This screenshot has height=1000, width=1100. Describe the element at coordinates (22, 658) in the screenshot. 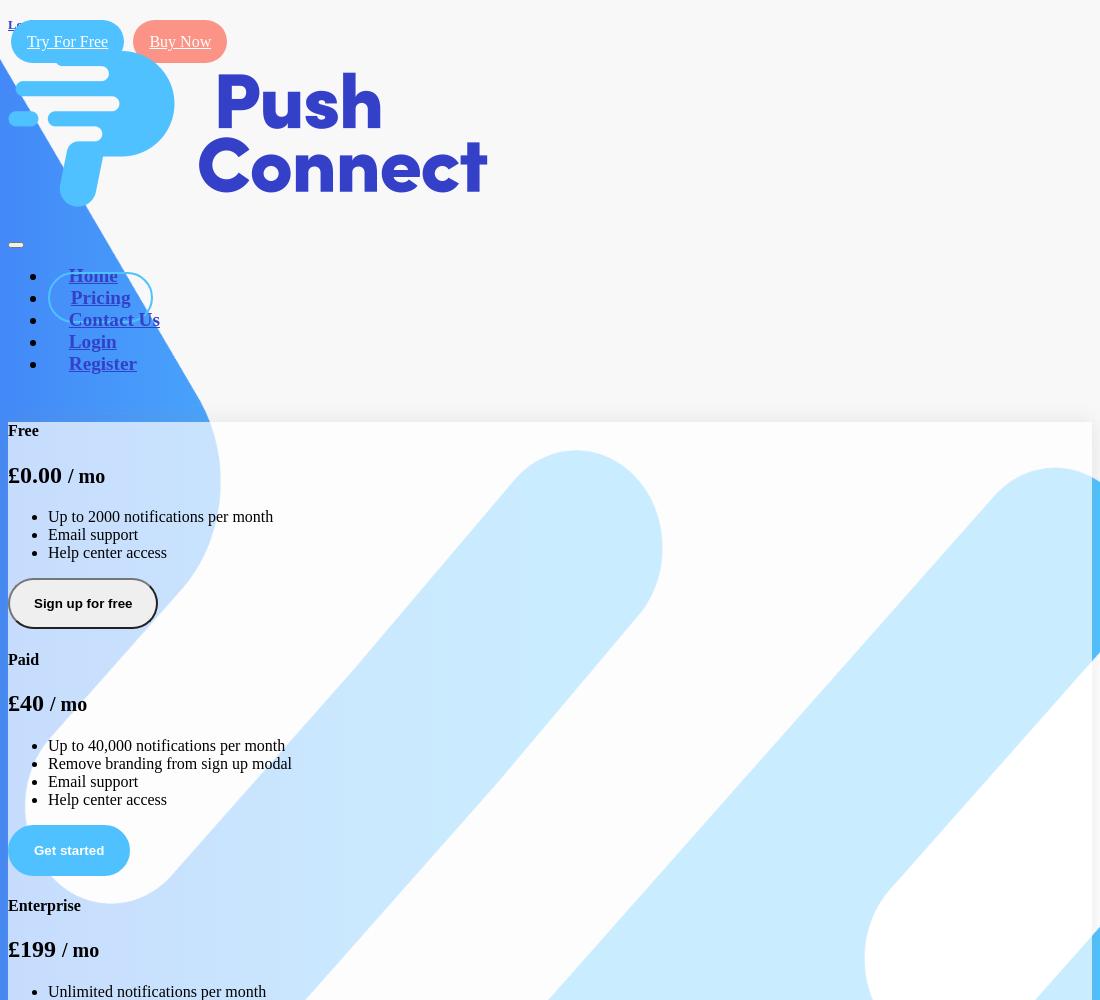

I see `'Paid'` at that location.